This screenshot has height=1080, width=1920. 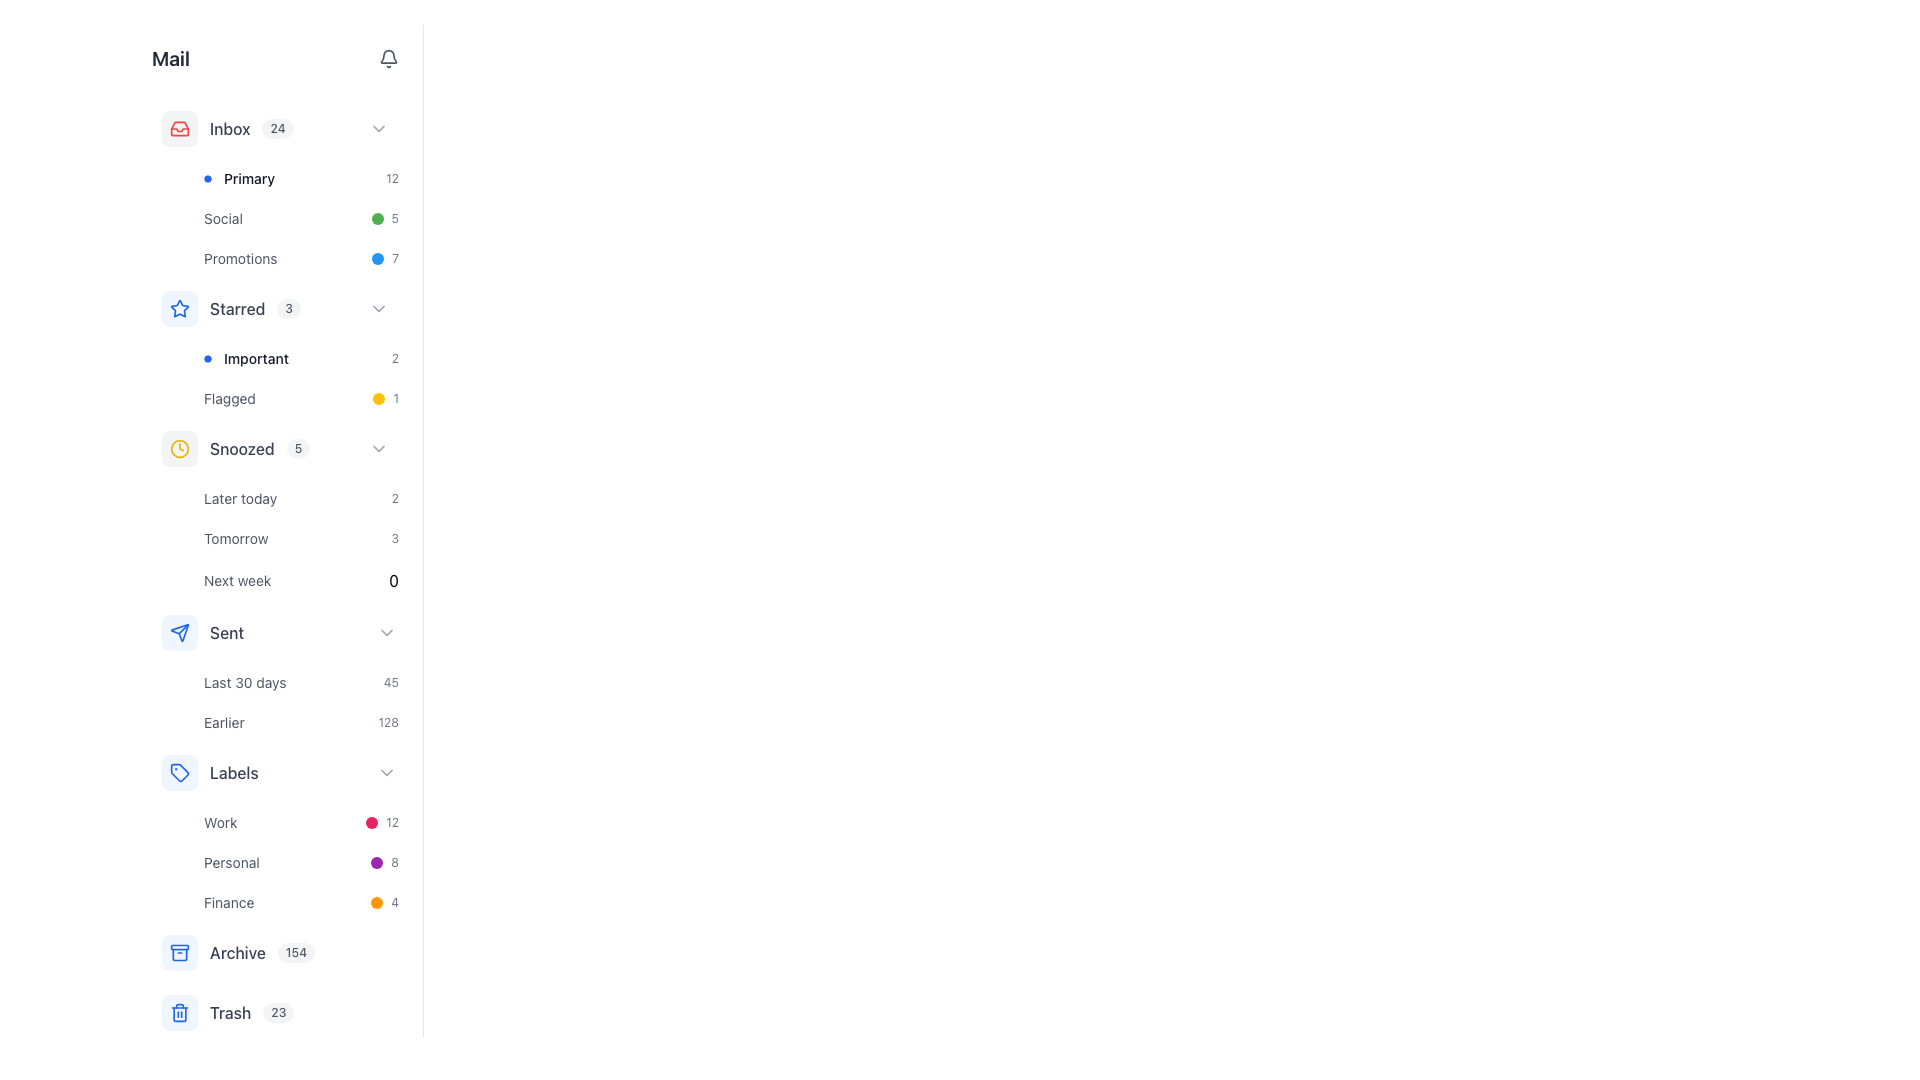 I want to click on the Text label that serves as a numerical indicator, located to the right of a small circular purple icon in the 'Personal' section under 'Labels', so click(x=395, y=862).